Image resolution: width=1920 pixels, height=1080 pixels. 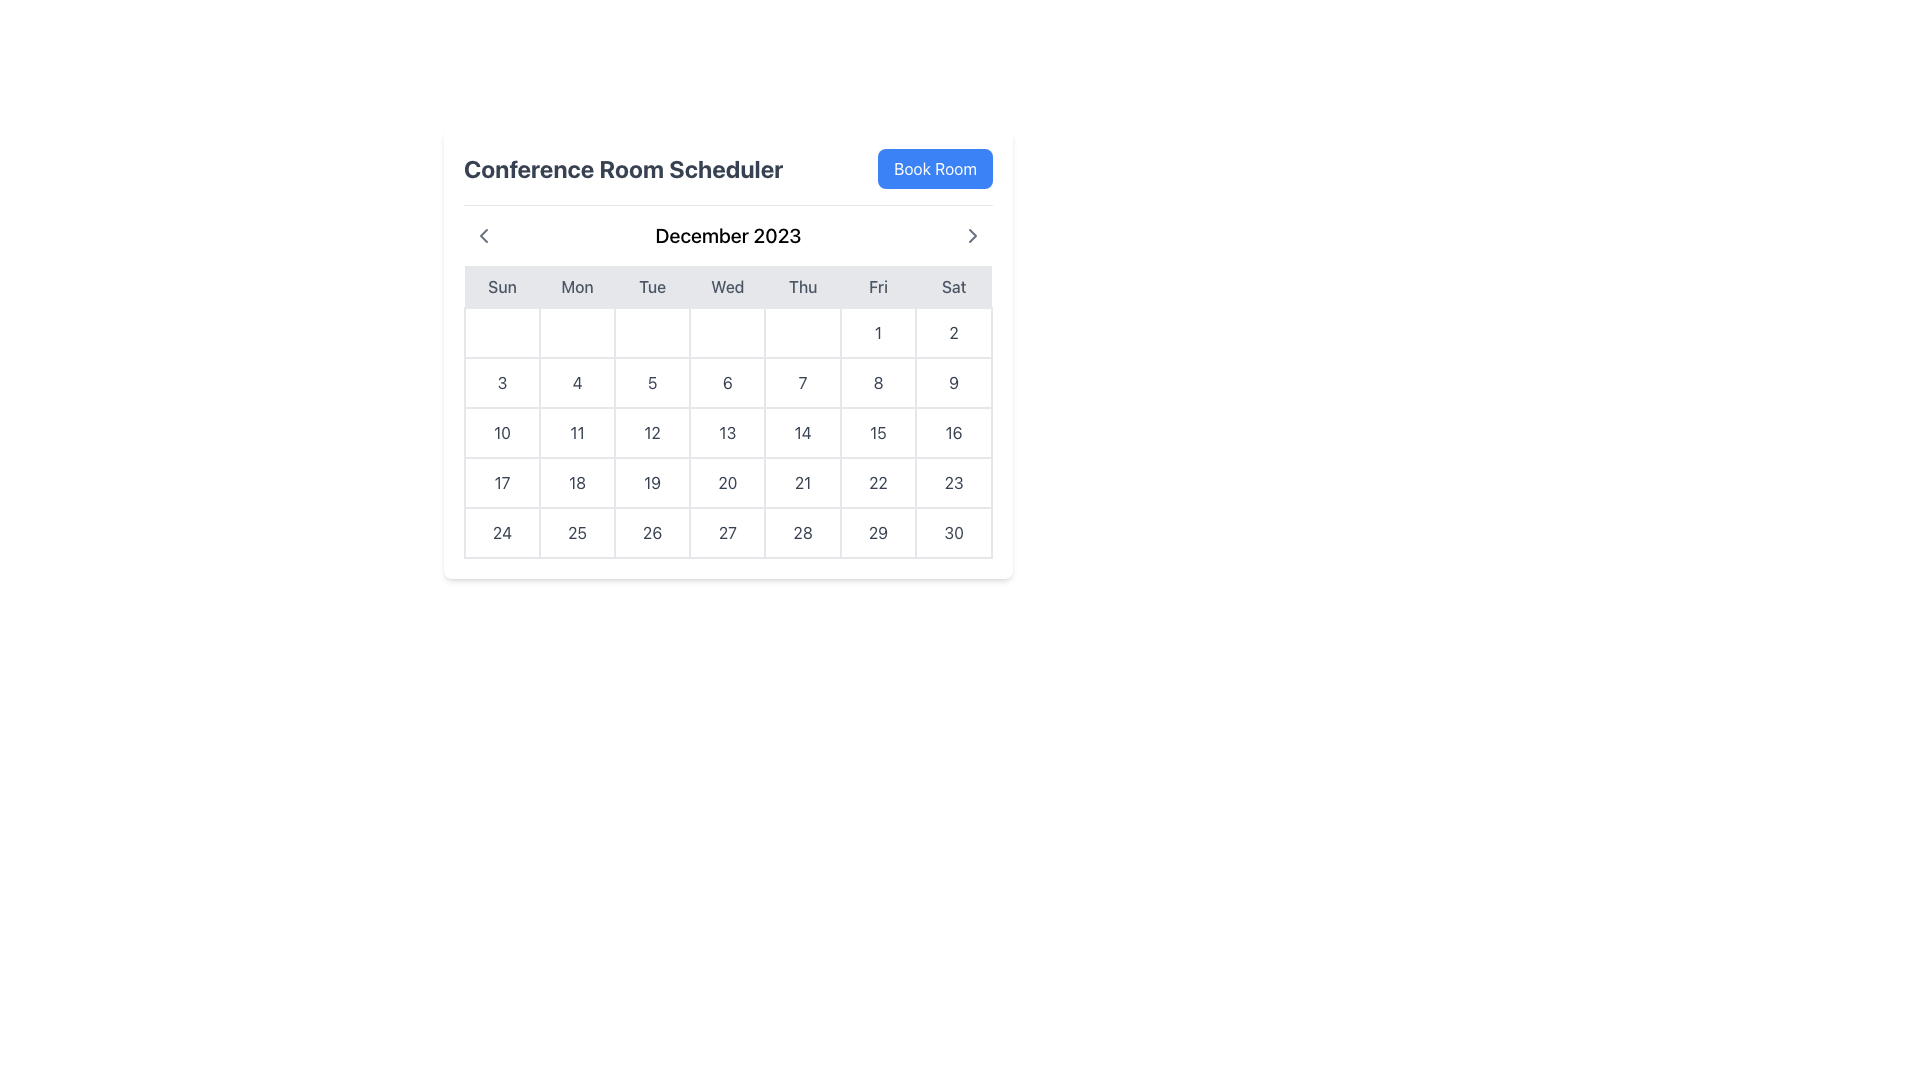 What do you see at coordinates (576, 531) in the screenshot?
I see `the date cell displaying the number '25' in bold black text` at bounding box center [576, 531].